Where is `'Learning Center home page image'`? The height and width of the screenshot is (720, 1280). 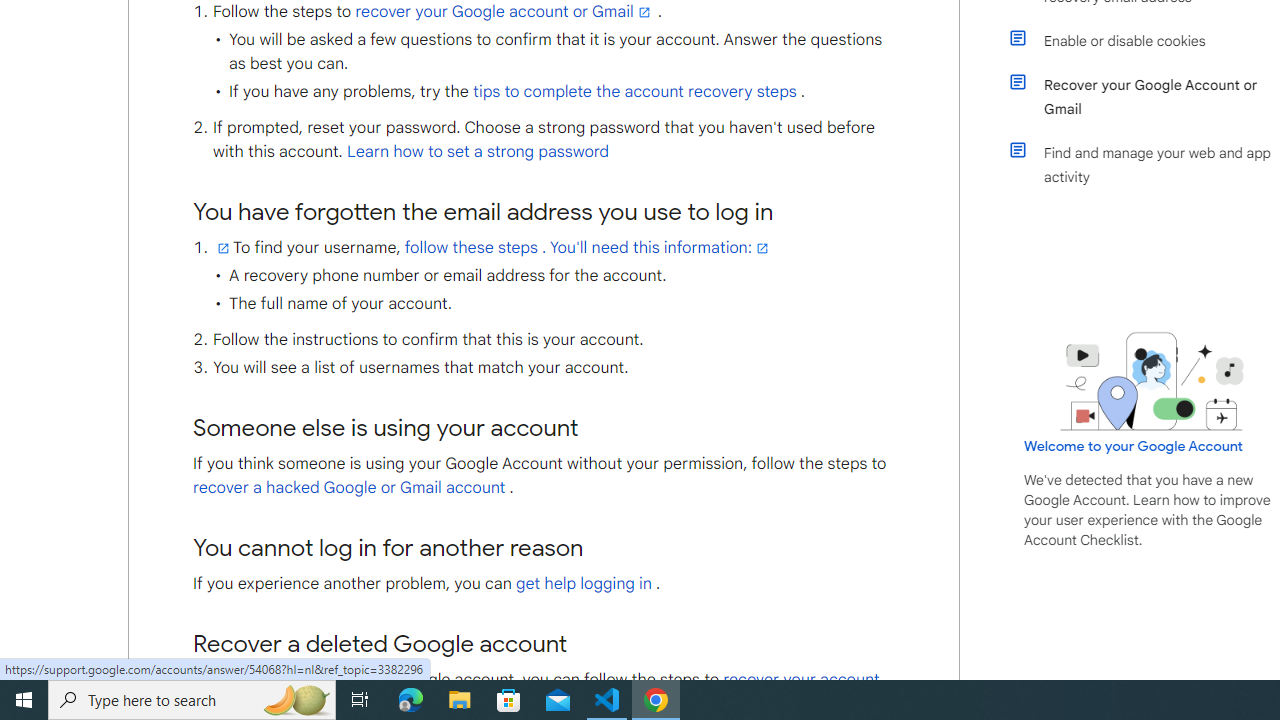
'Learning Center home page image' is located at coordinates (1152, 381).